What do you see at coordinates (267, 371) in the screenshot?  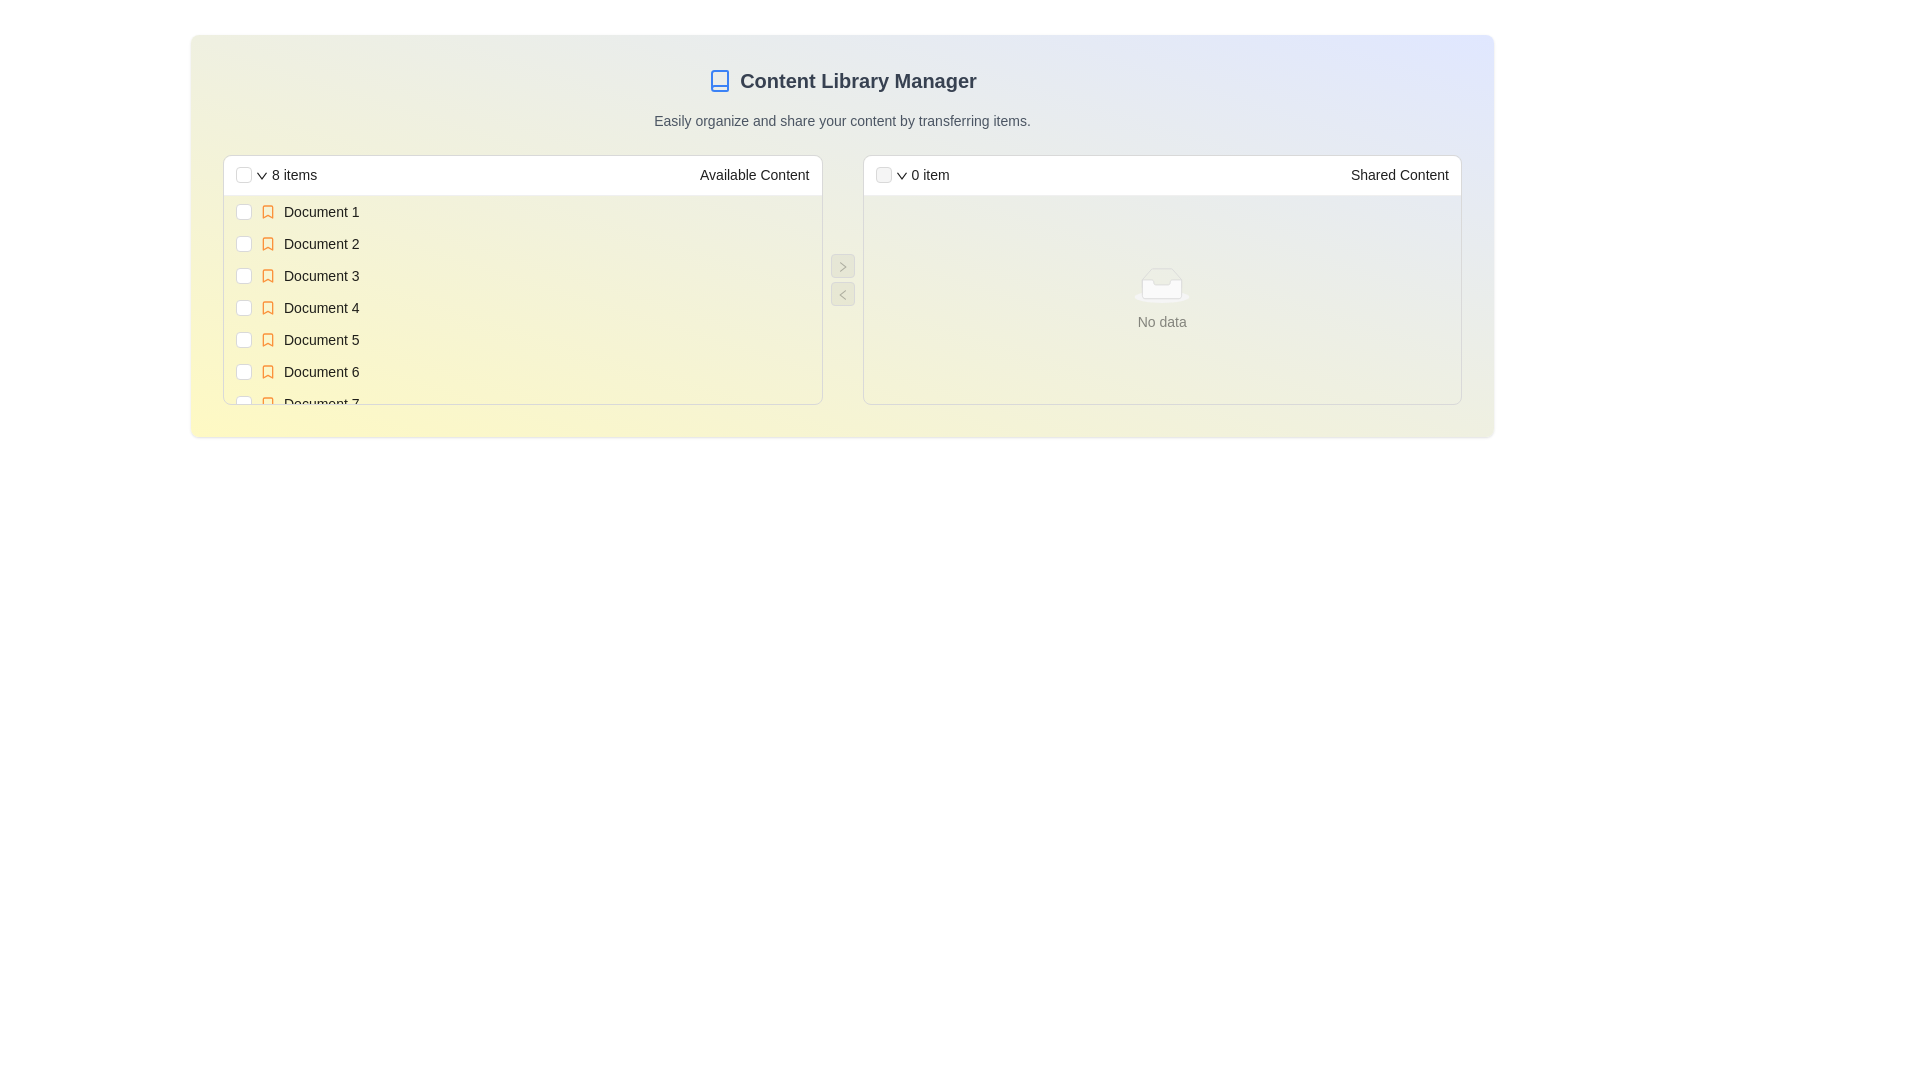 I see `the sixth bookmark icon located to the left of the 'Document 6' text entry in the vertical list of documents` at bounding box center [267, 371].